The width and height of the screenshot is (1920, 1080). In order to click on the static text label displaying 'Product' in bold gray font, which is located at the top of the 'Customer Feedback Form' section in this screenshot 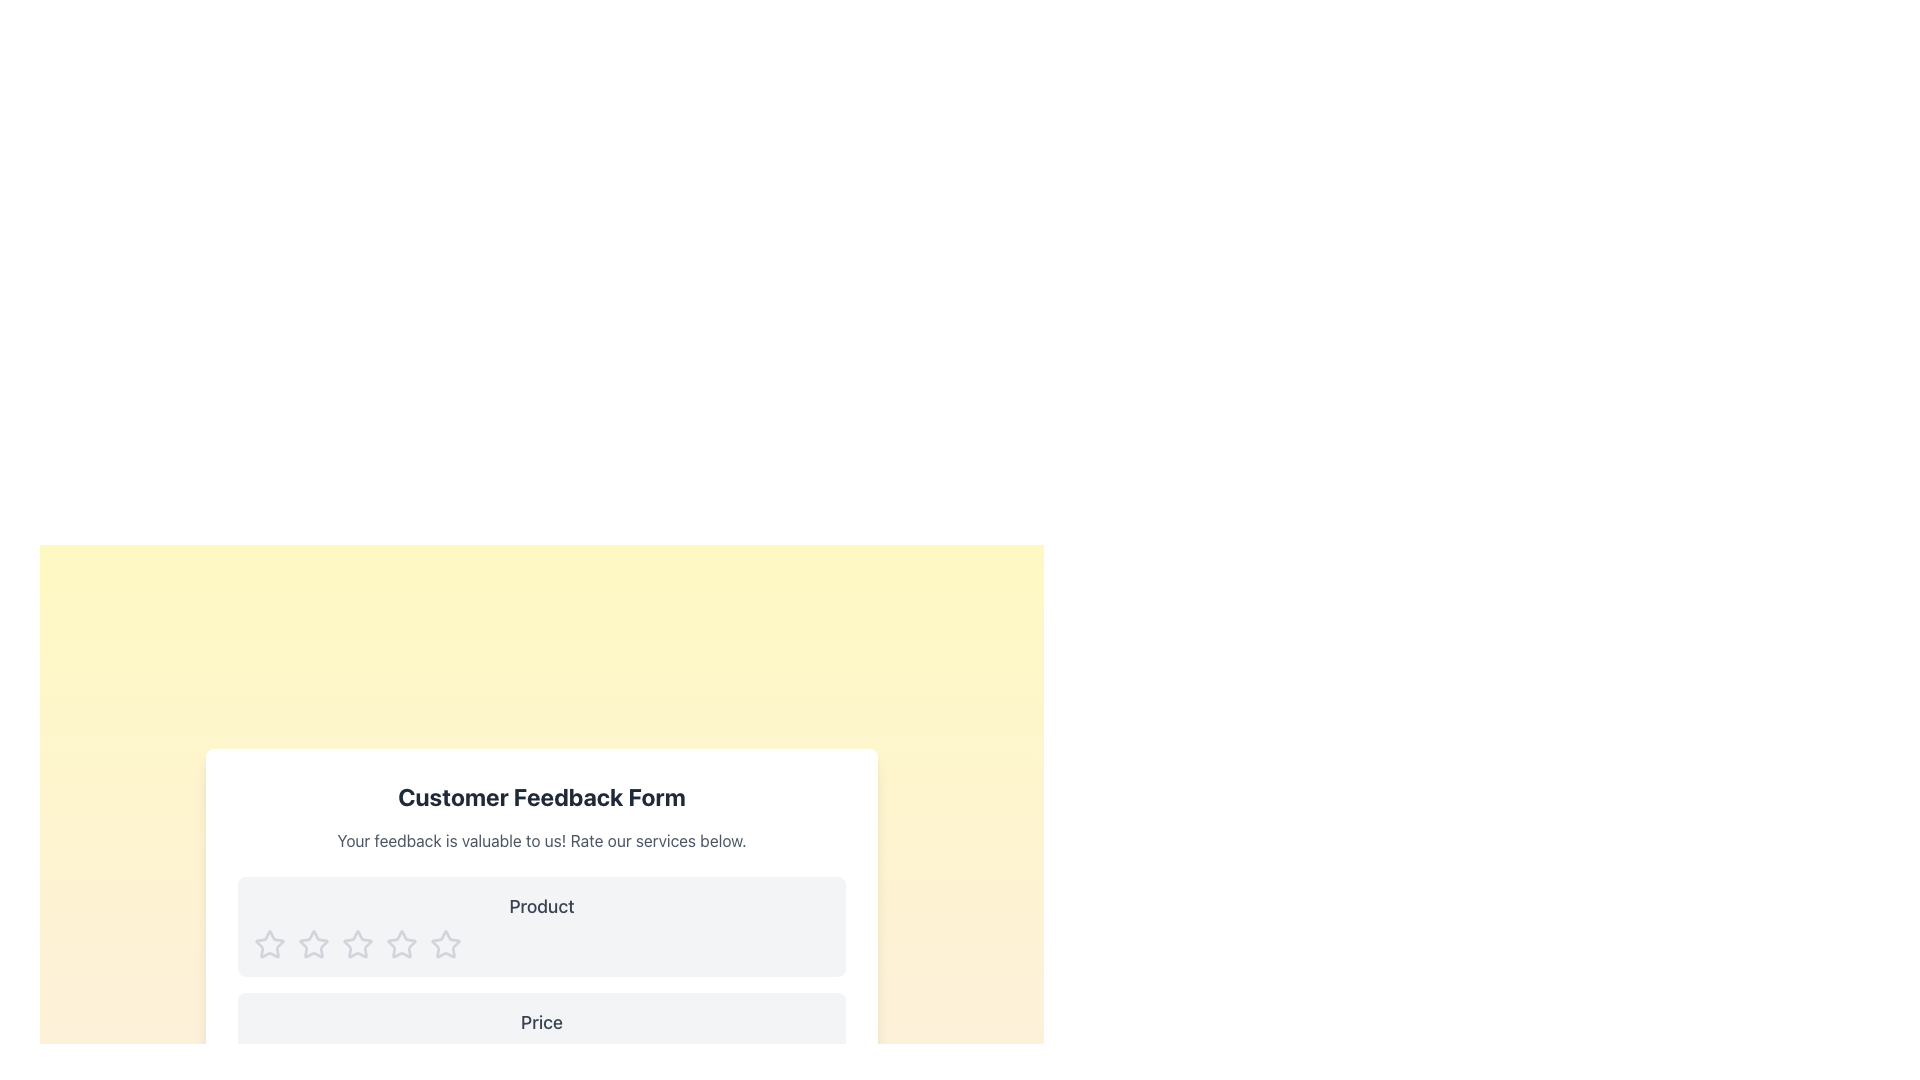, I will do `click(542, 906)`.